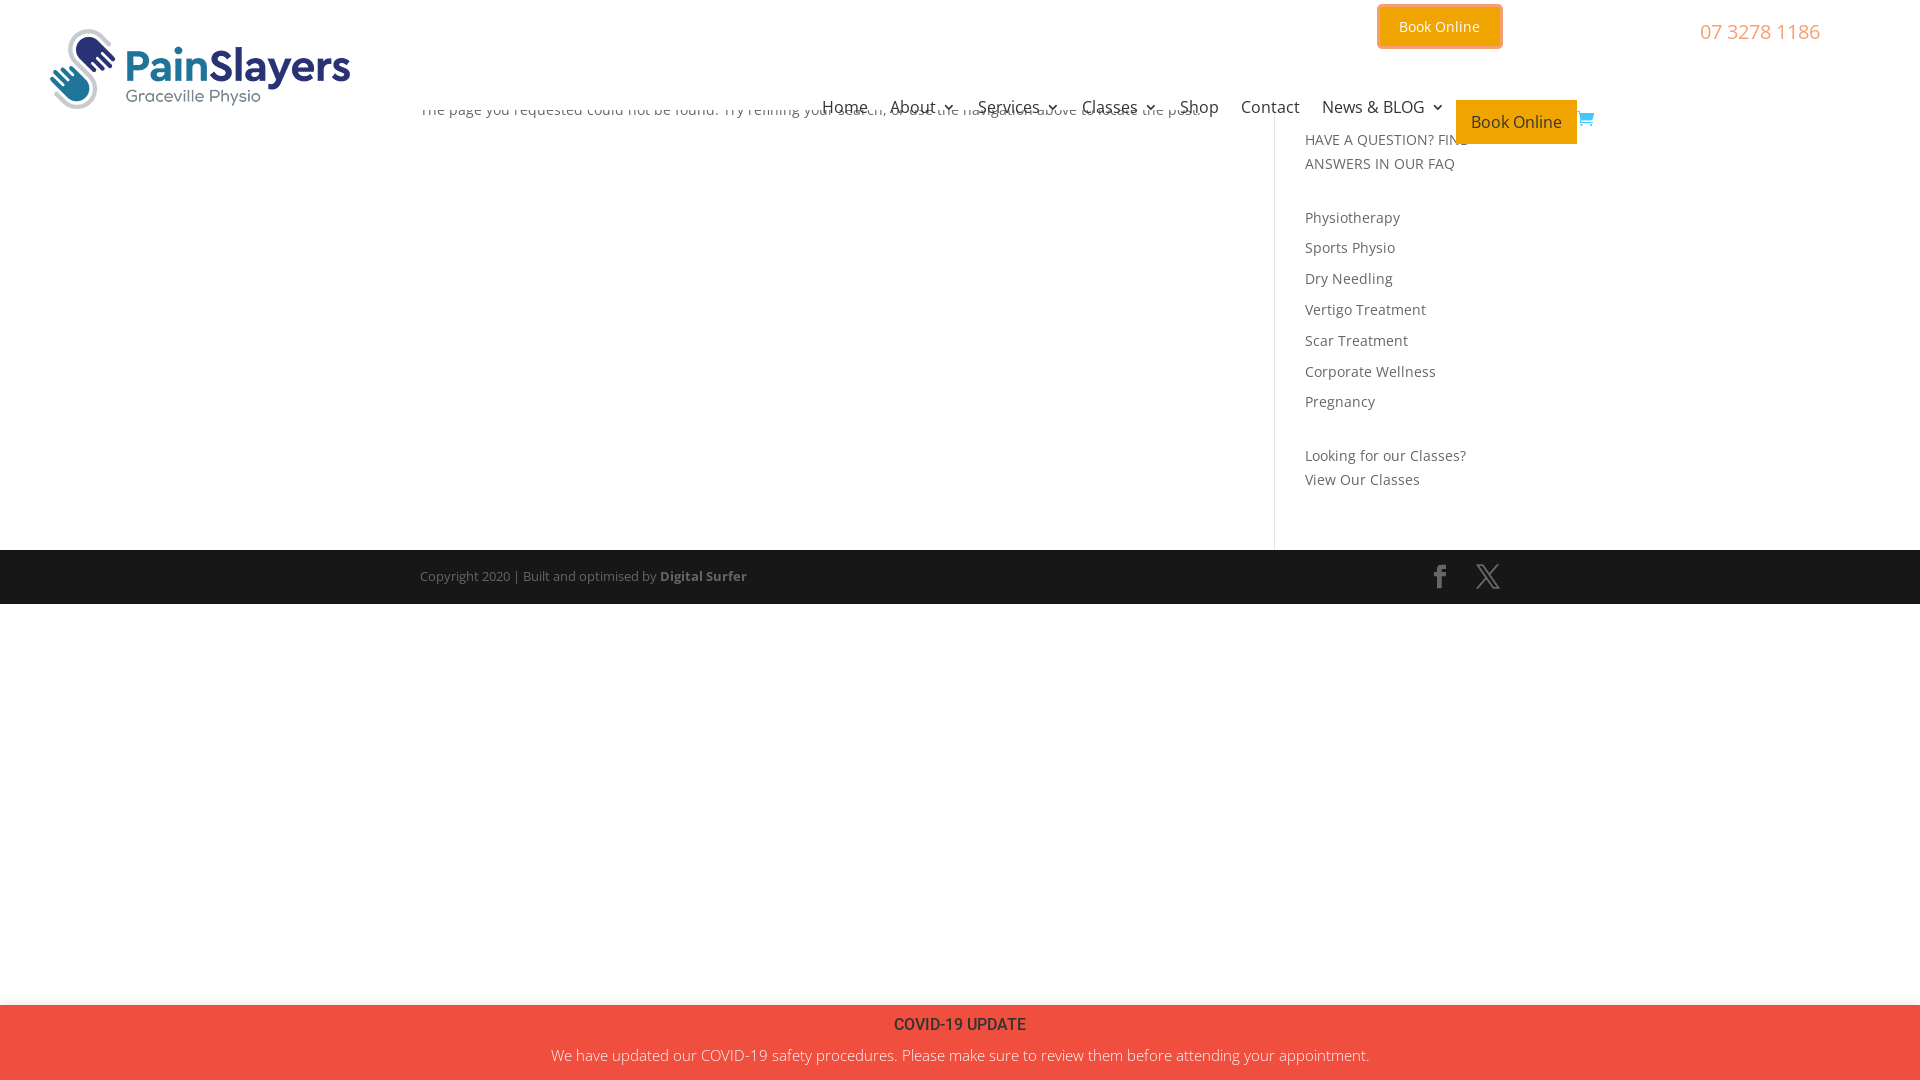  I want to click on 'Dry Needling', so click(1348, 278).